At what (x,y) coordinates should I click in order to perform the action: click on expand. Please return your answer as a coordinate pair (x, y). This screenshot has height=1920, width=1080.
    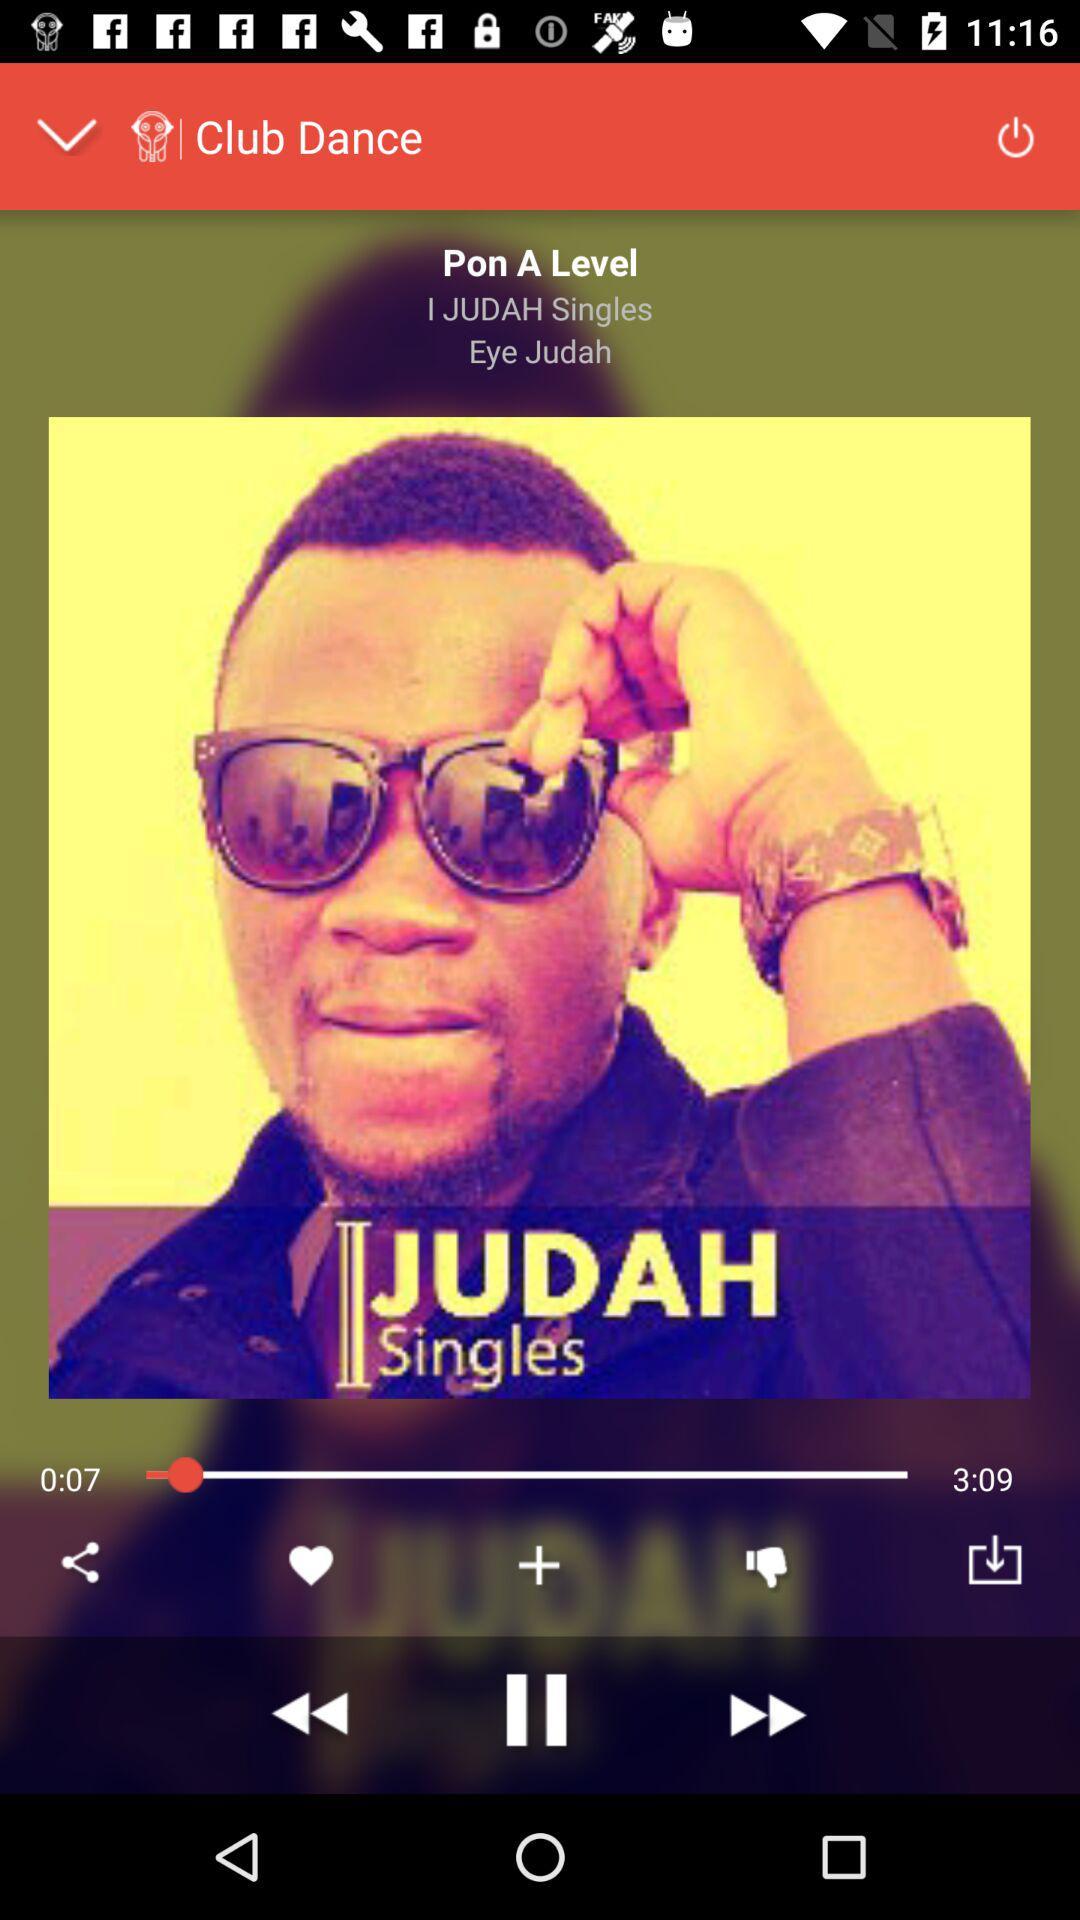
    Looking at the image, I should click on (65, 134).